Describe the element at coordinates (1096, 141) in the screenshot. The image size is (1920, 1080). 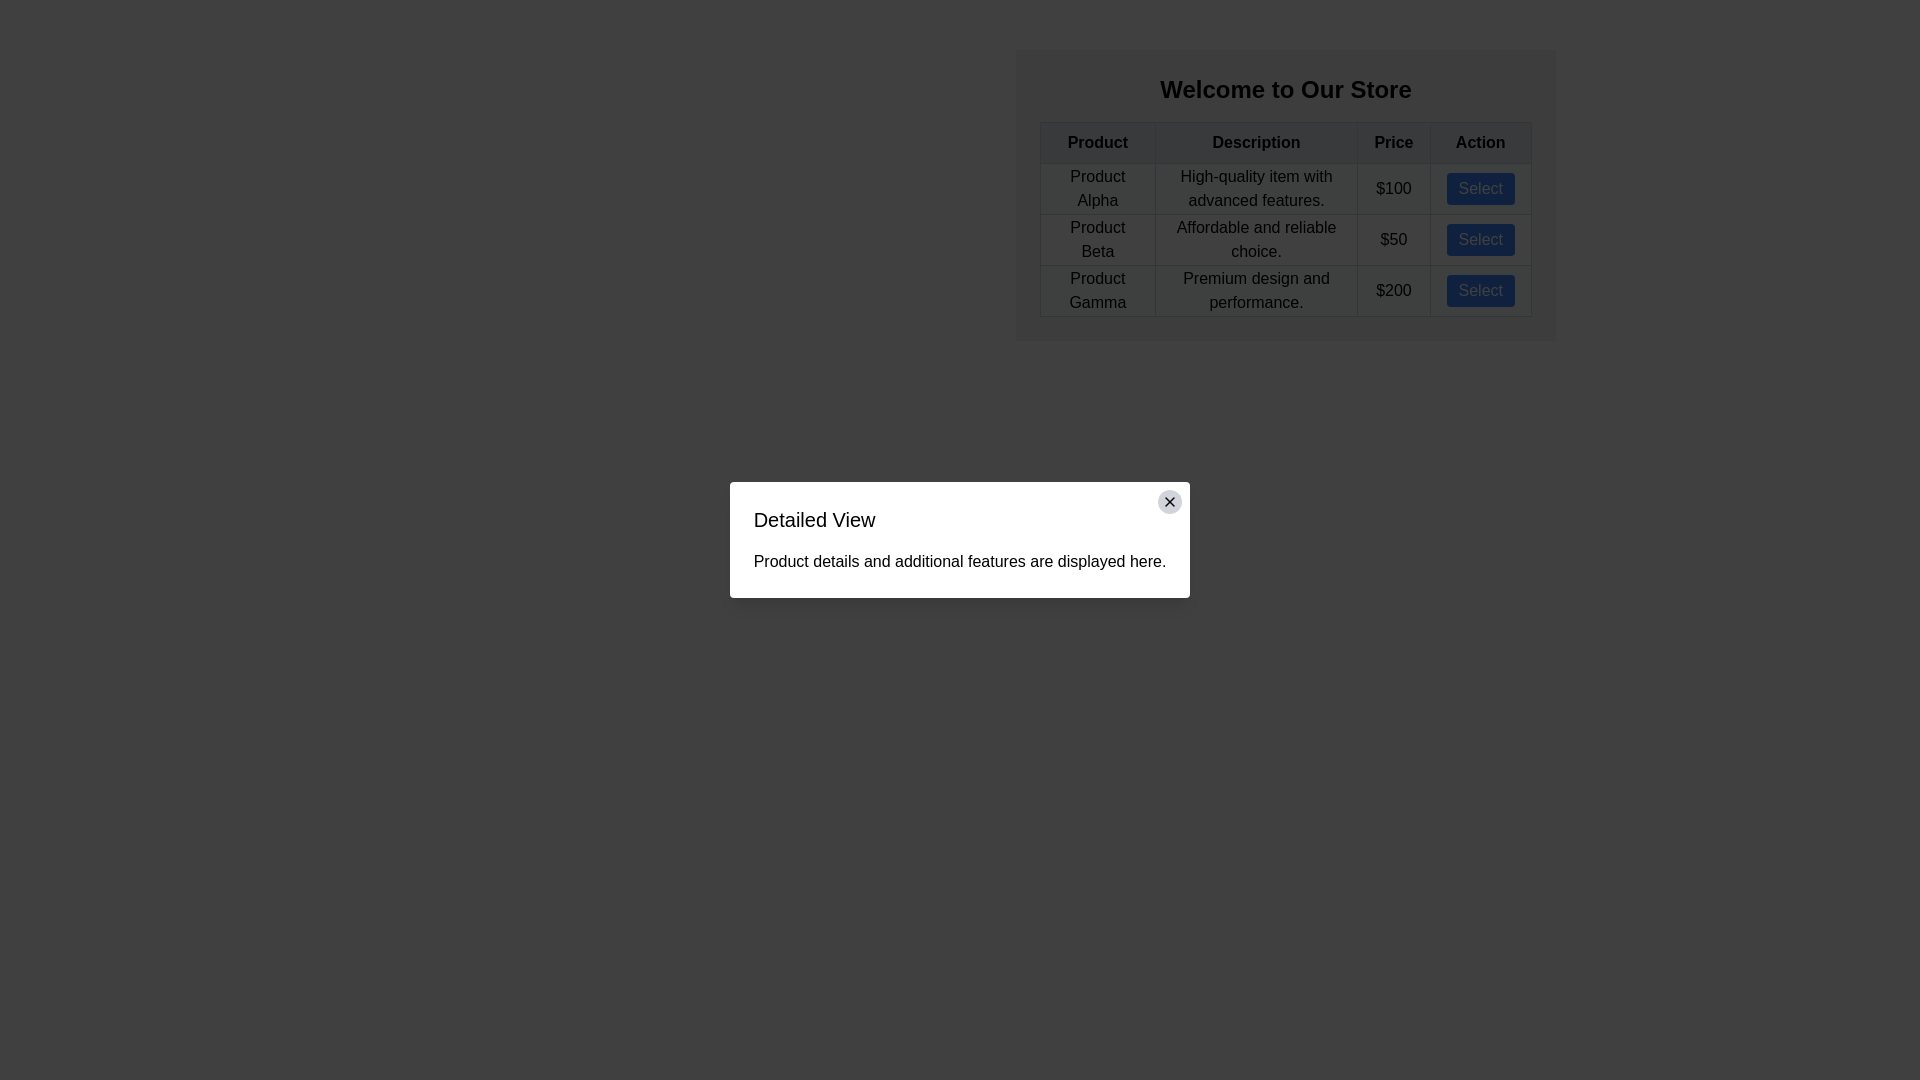
I see `the table header cell that labels the first column containing product names in the table` at that location.